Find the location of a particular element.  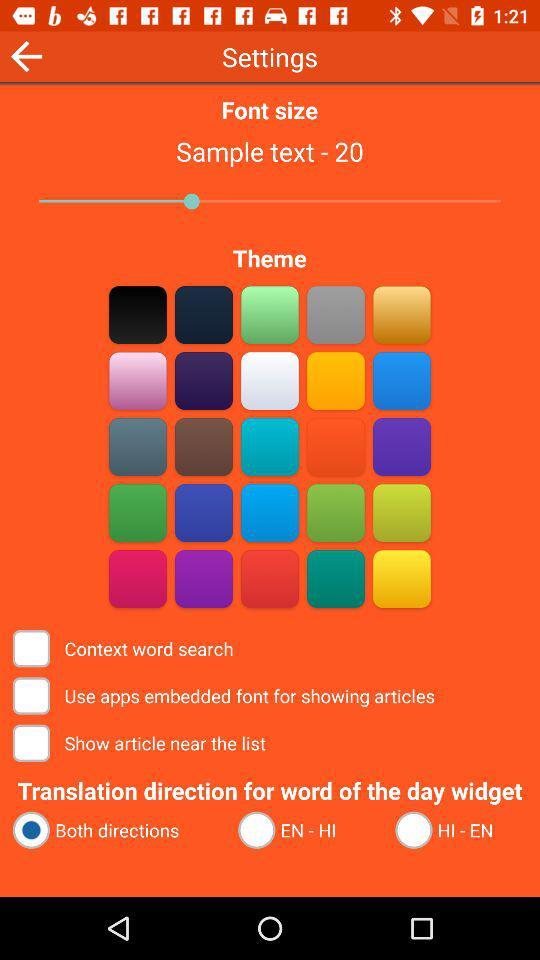

color theme is located at coordinates (270, 512).